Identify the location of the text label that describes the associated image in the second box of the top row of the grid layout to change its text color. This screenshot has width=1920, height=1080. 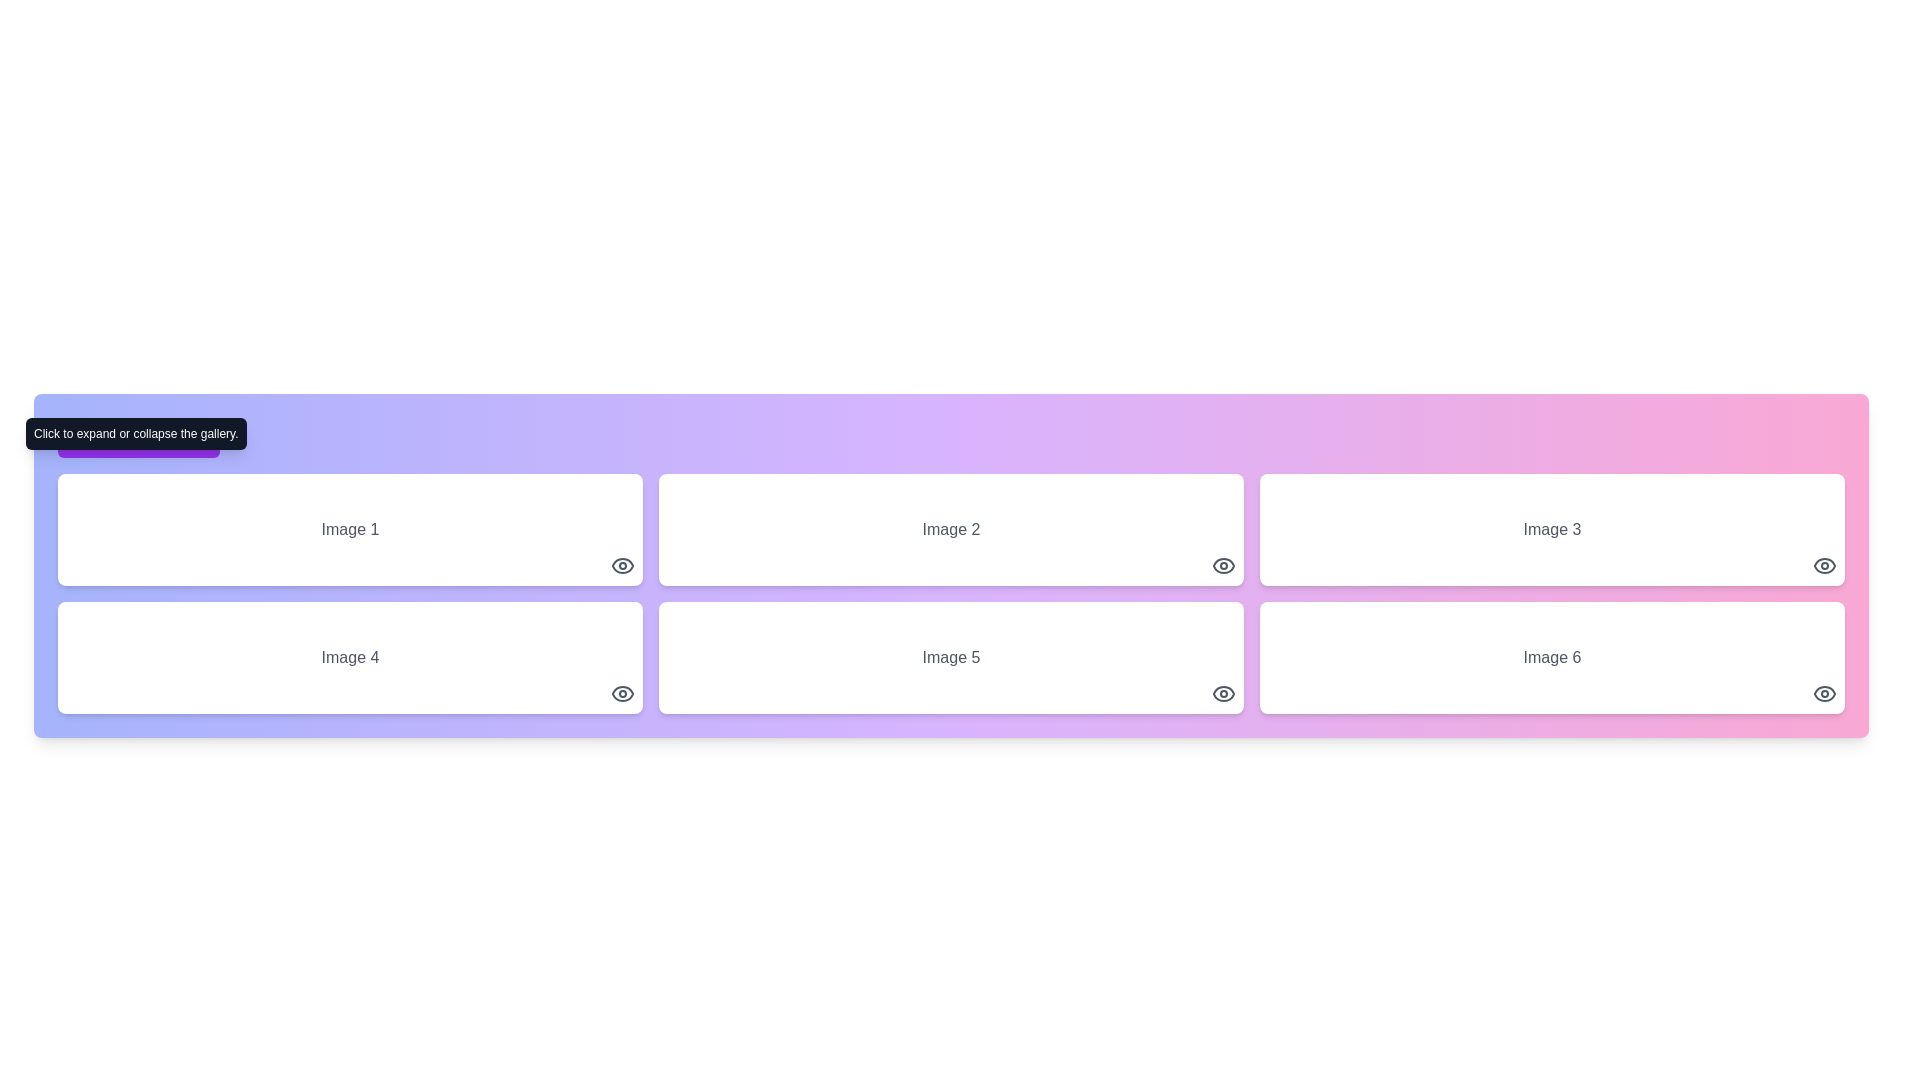
(950, 528).